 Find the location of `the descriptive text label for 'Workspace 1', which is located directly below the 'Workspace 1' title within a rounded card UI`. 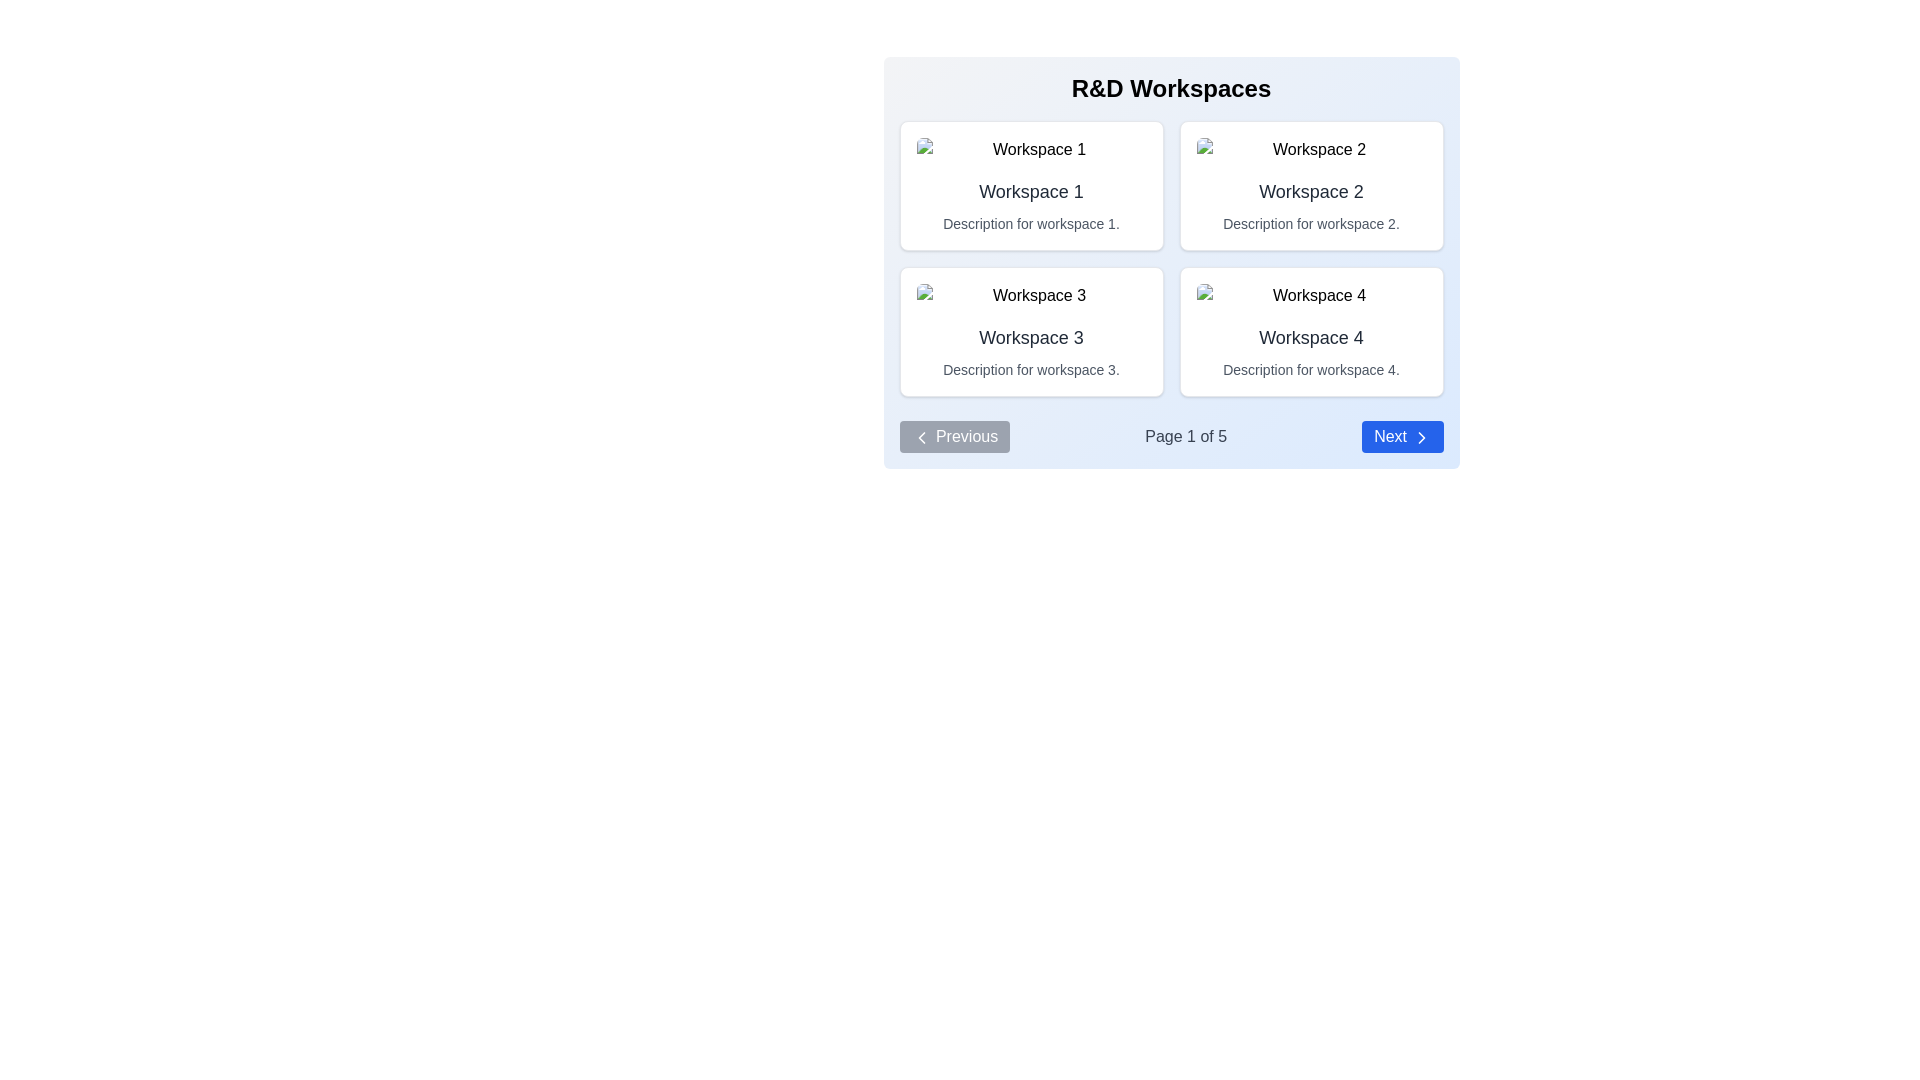

the descriptive text label for 'Workspace 1', which is located directly below the 'Workspace 1' title within a rounded card UI is located at coordinates (1031, 223).